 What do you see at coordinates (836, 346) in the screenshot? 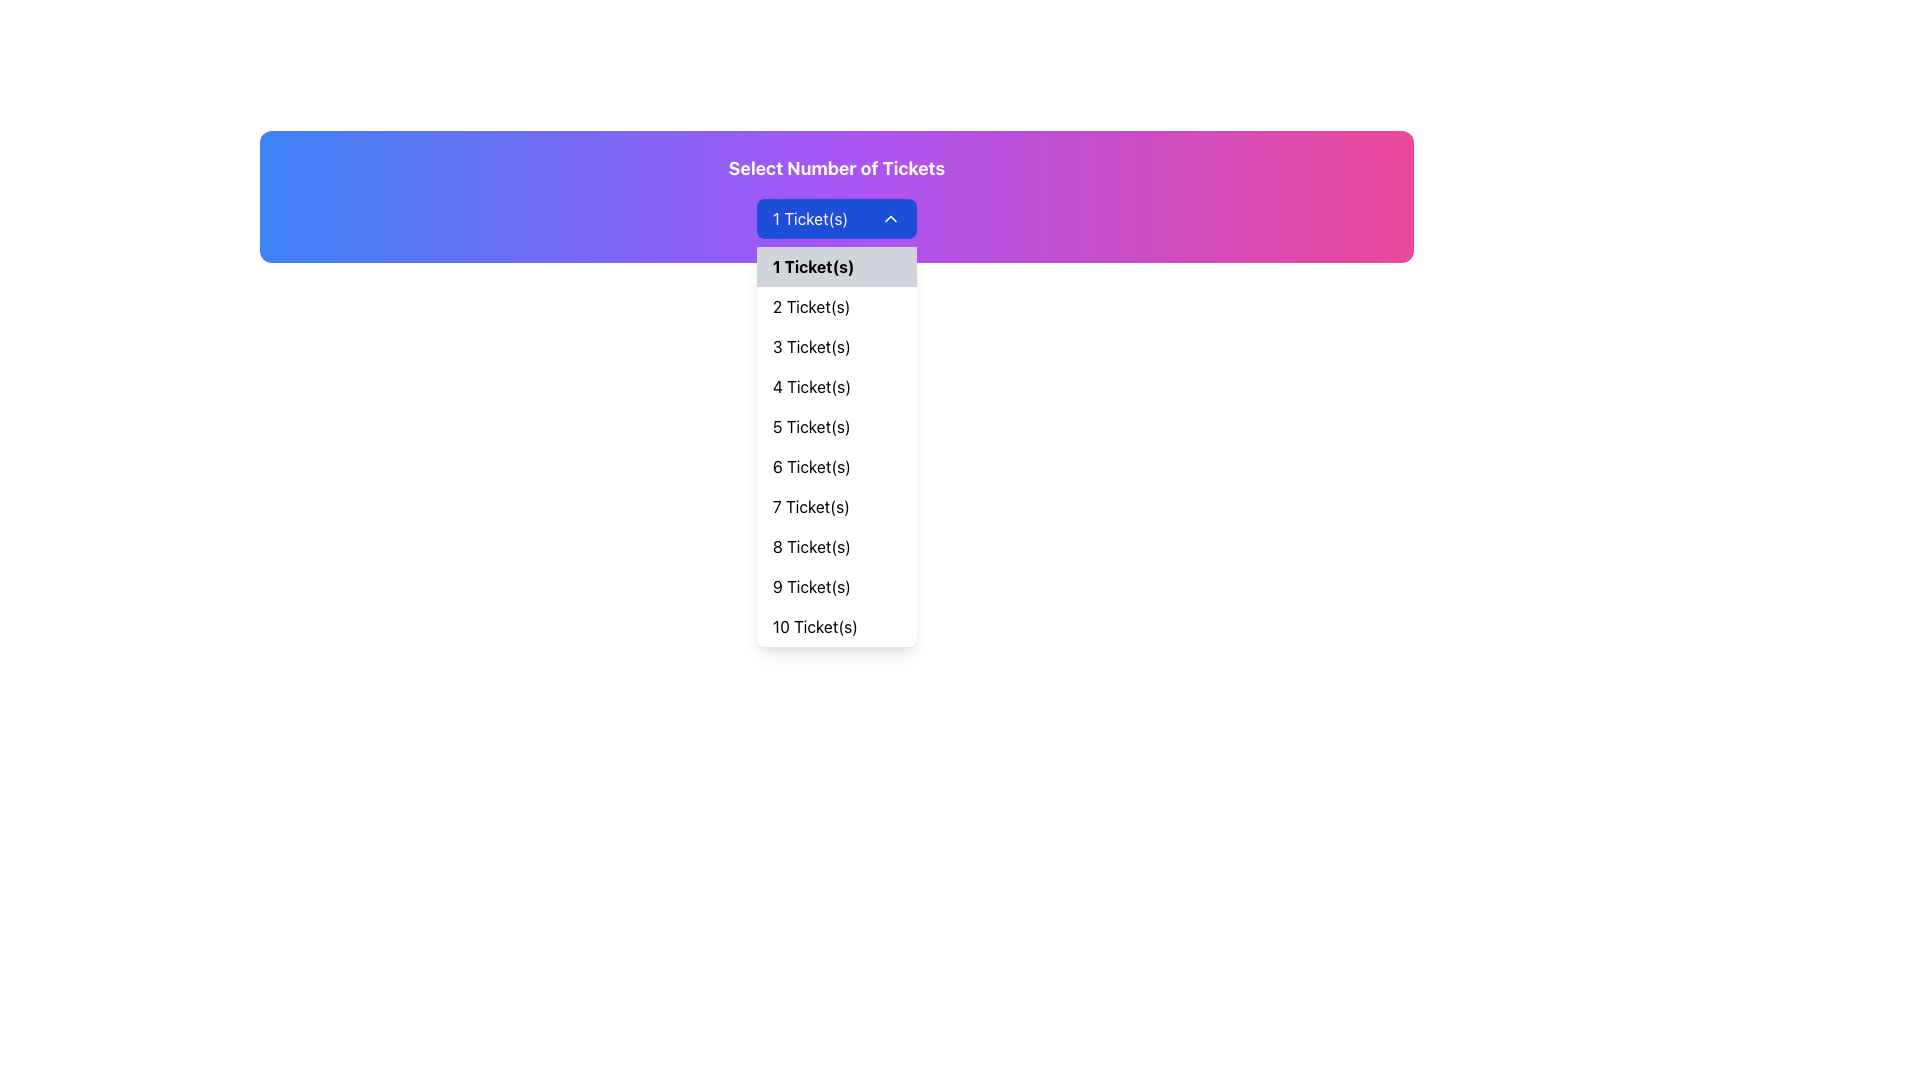
I see `the third item in the dropdown list for purchasing three tickets, which is positioned below '2 Ticket(s)' and above '4 Ticket(s)'` at bounding box center [836, 346].